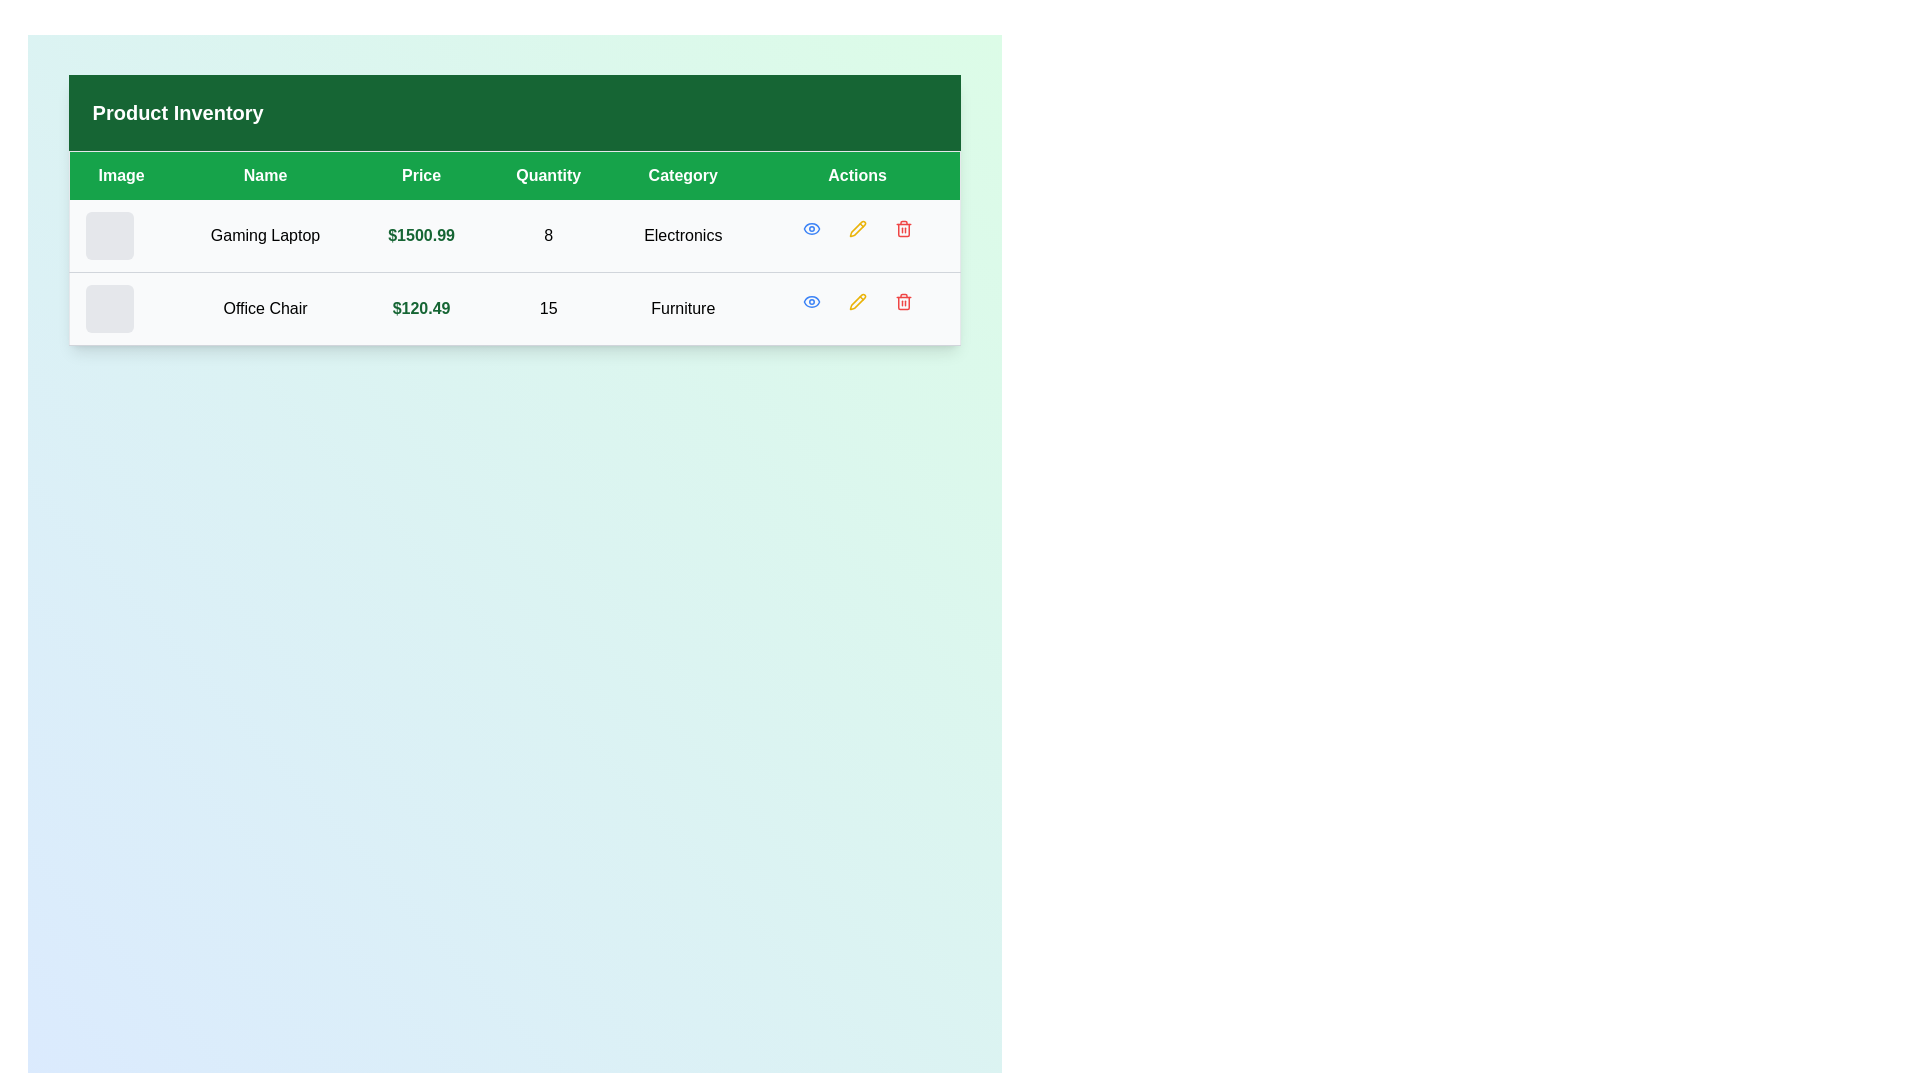  I want to click on the 'edit' button located in the 'Actions' column of the second row of the table to initiate the edit action for the 'Office Chair' entry, so click(857, 301).